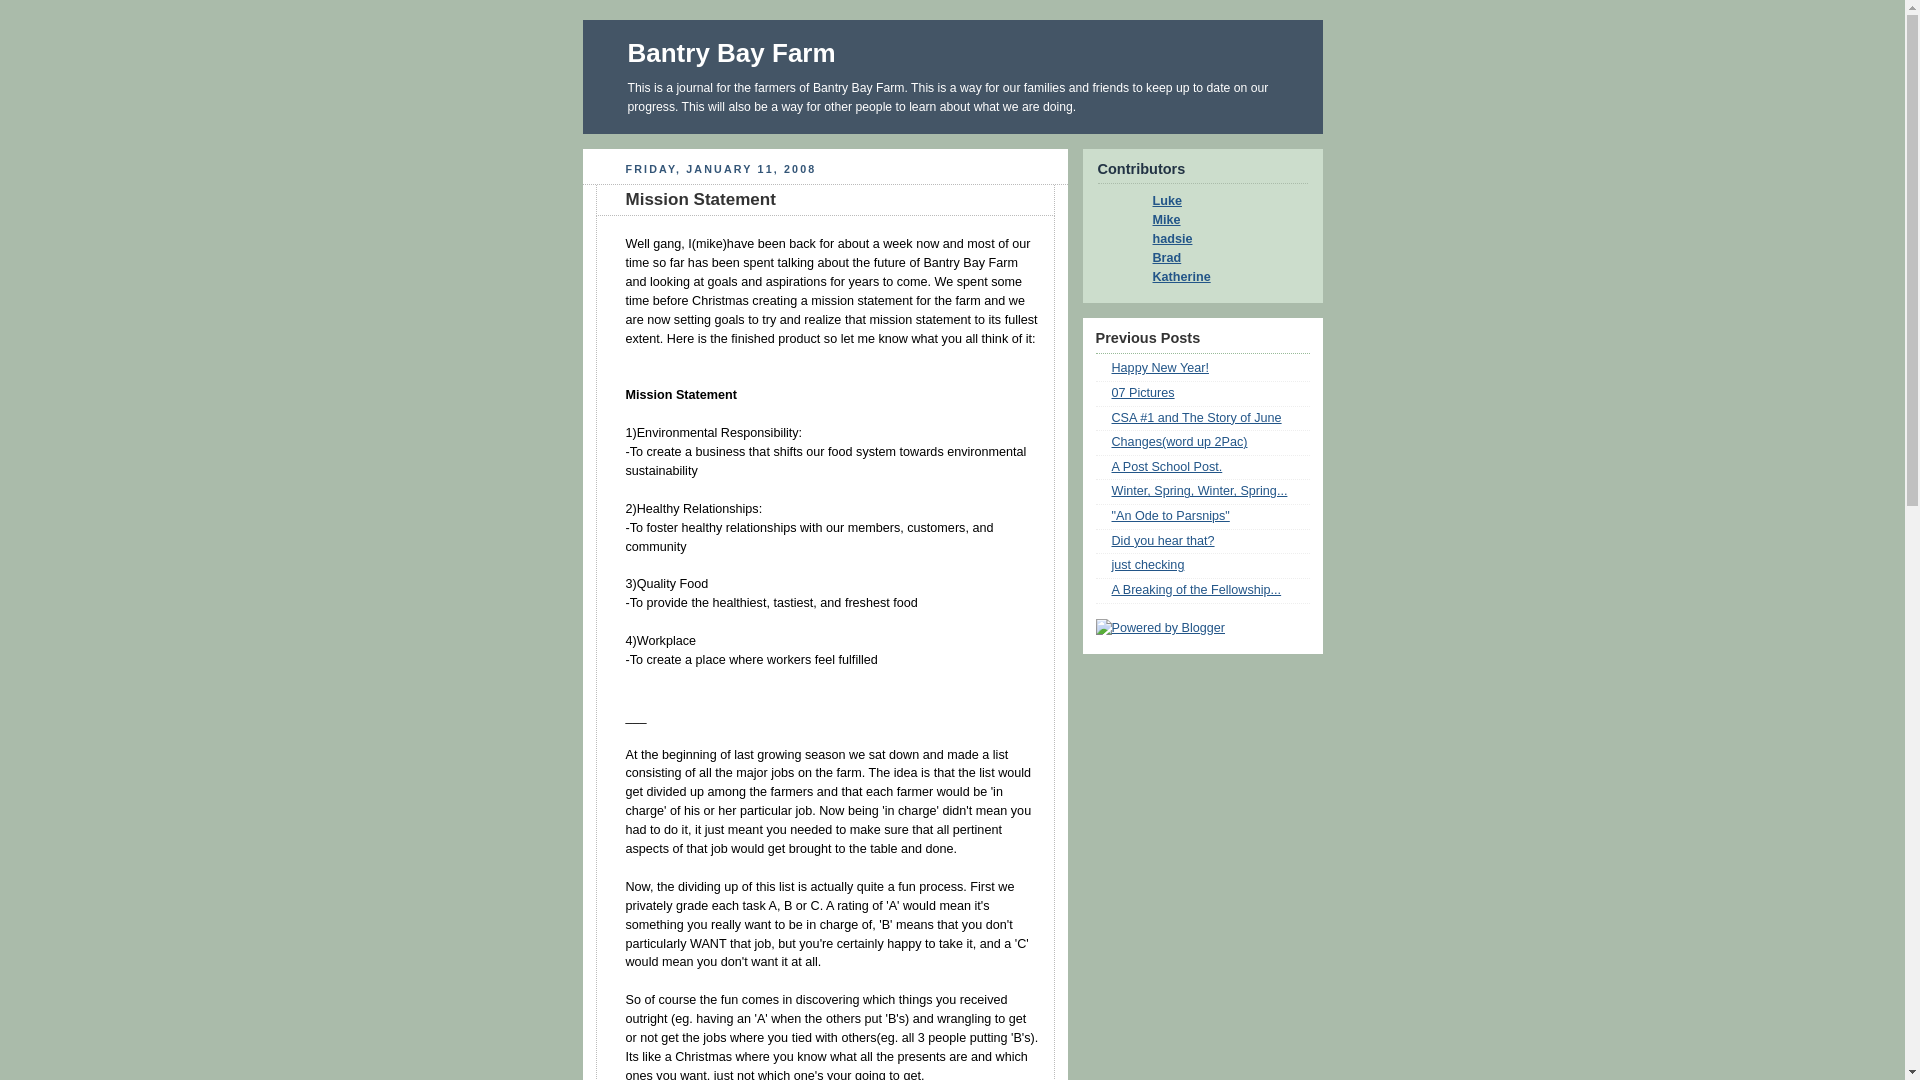  What do you see at coordinates (1111, 564) in the screenshot?
I see `'just checking'` at bounding box center [1111, 564].